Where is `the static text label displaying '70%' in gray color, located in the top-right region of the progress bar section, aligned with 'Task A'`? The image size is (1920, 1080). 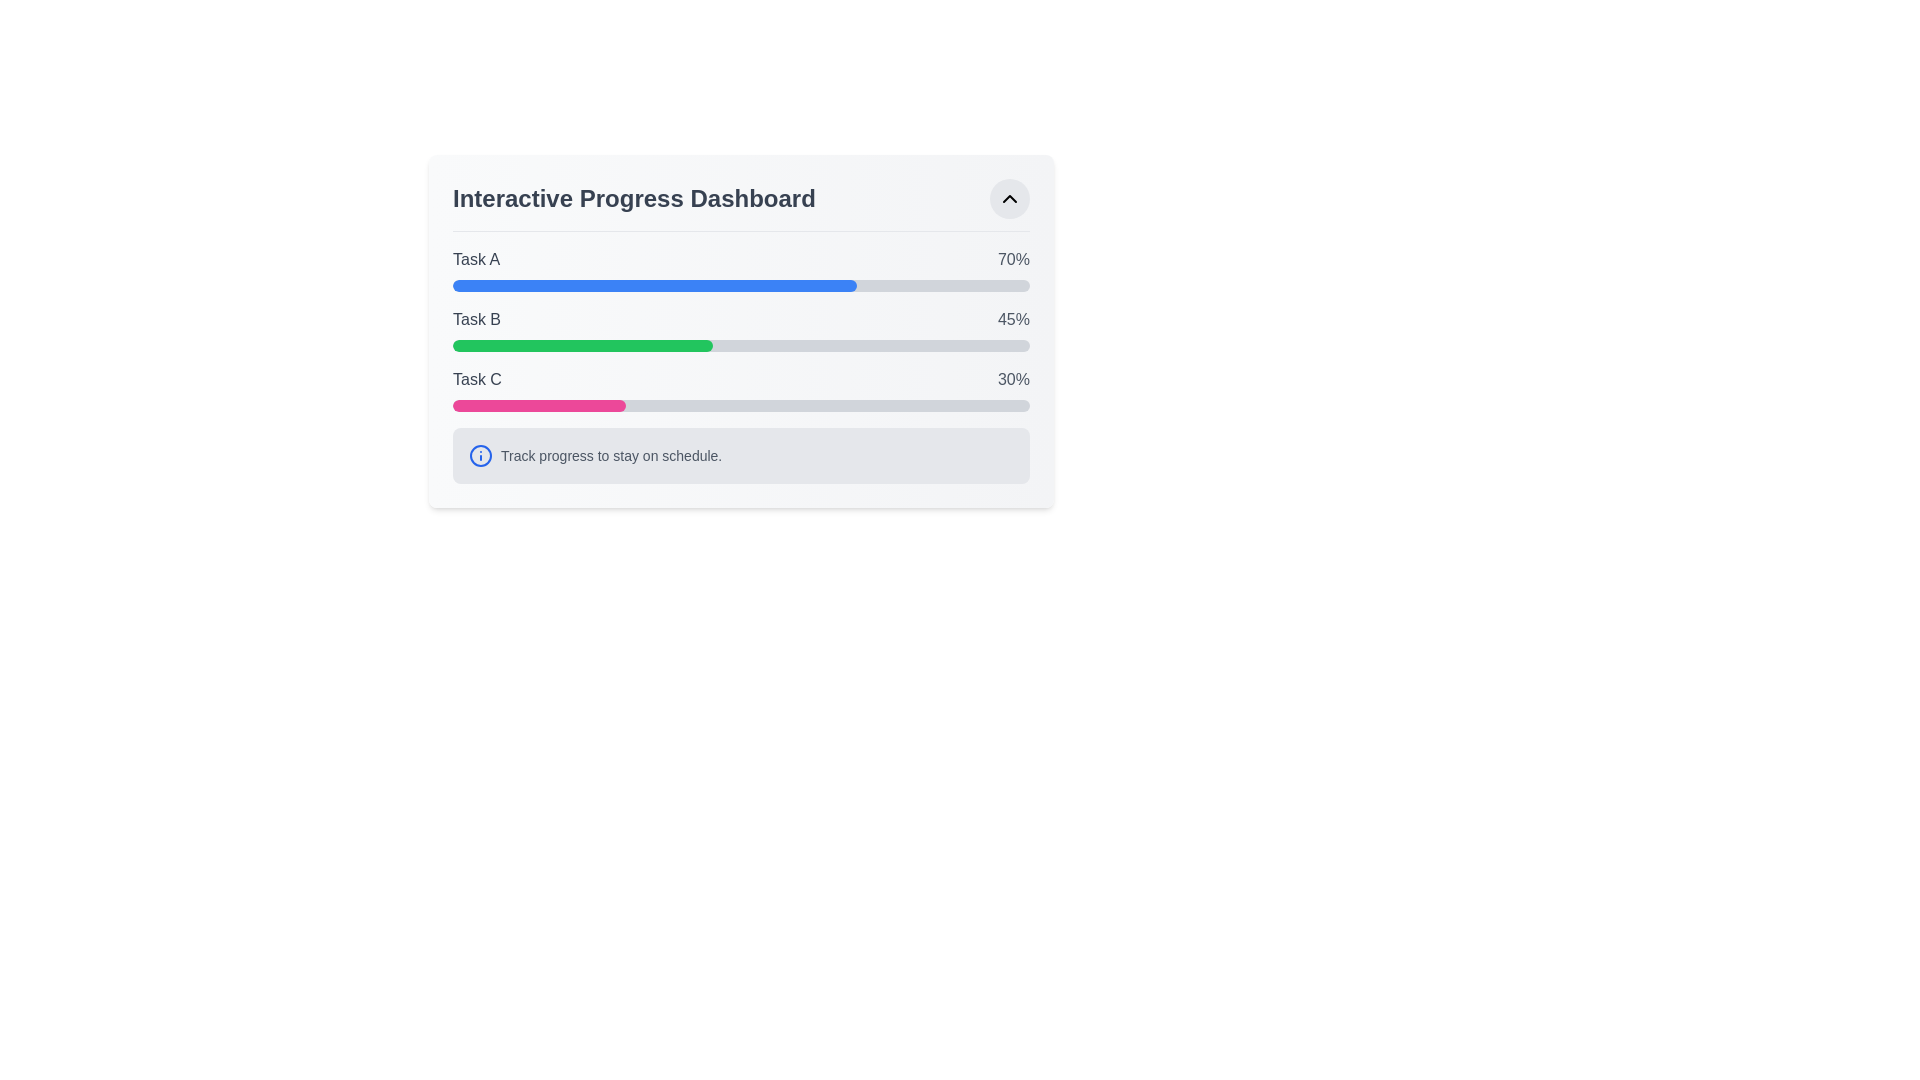
the static text label displaying '70%' in gray color, located in the top-right region of the progress bar section, aligned with 'Task A' is located at coordinates (1013, 258).